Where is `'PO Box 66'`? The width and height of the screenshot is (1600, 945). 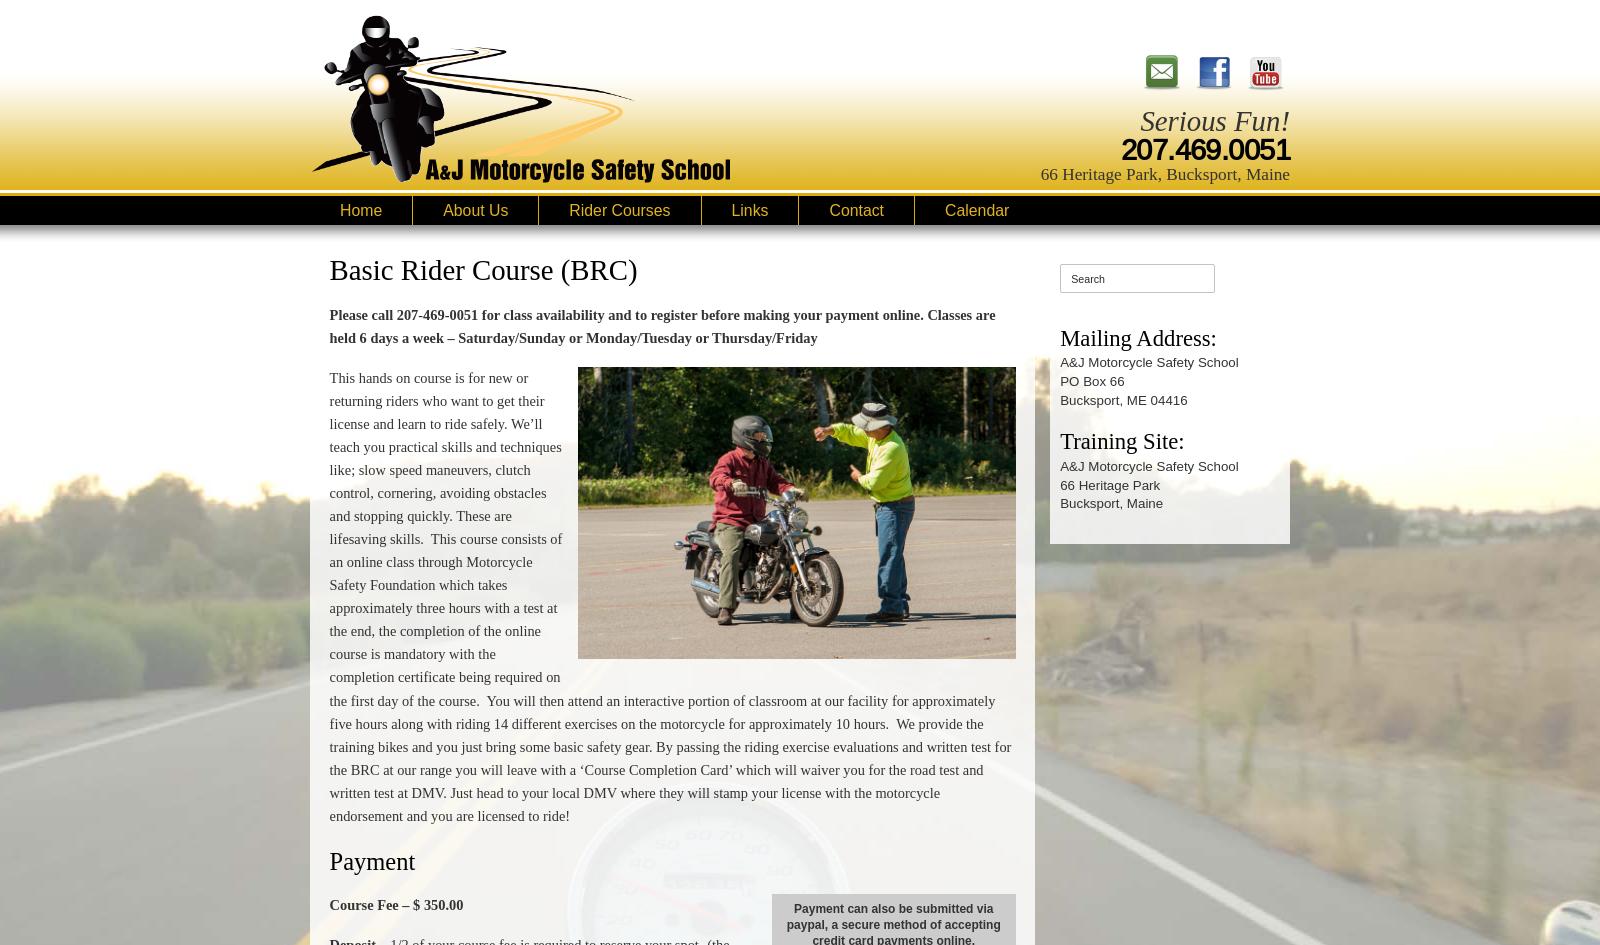 'PO Box 66' is located at coordinates (1092, 380).